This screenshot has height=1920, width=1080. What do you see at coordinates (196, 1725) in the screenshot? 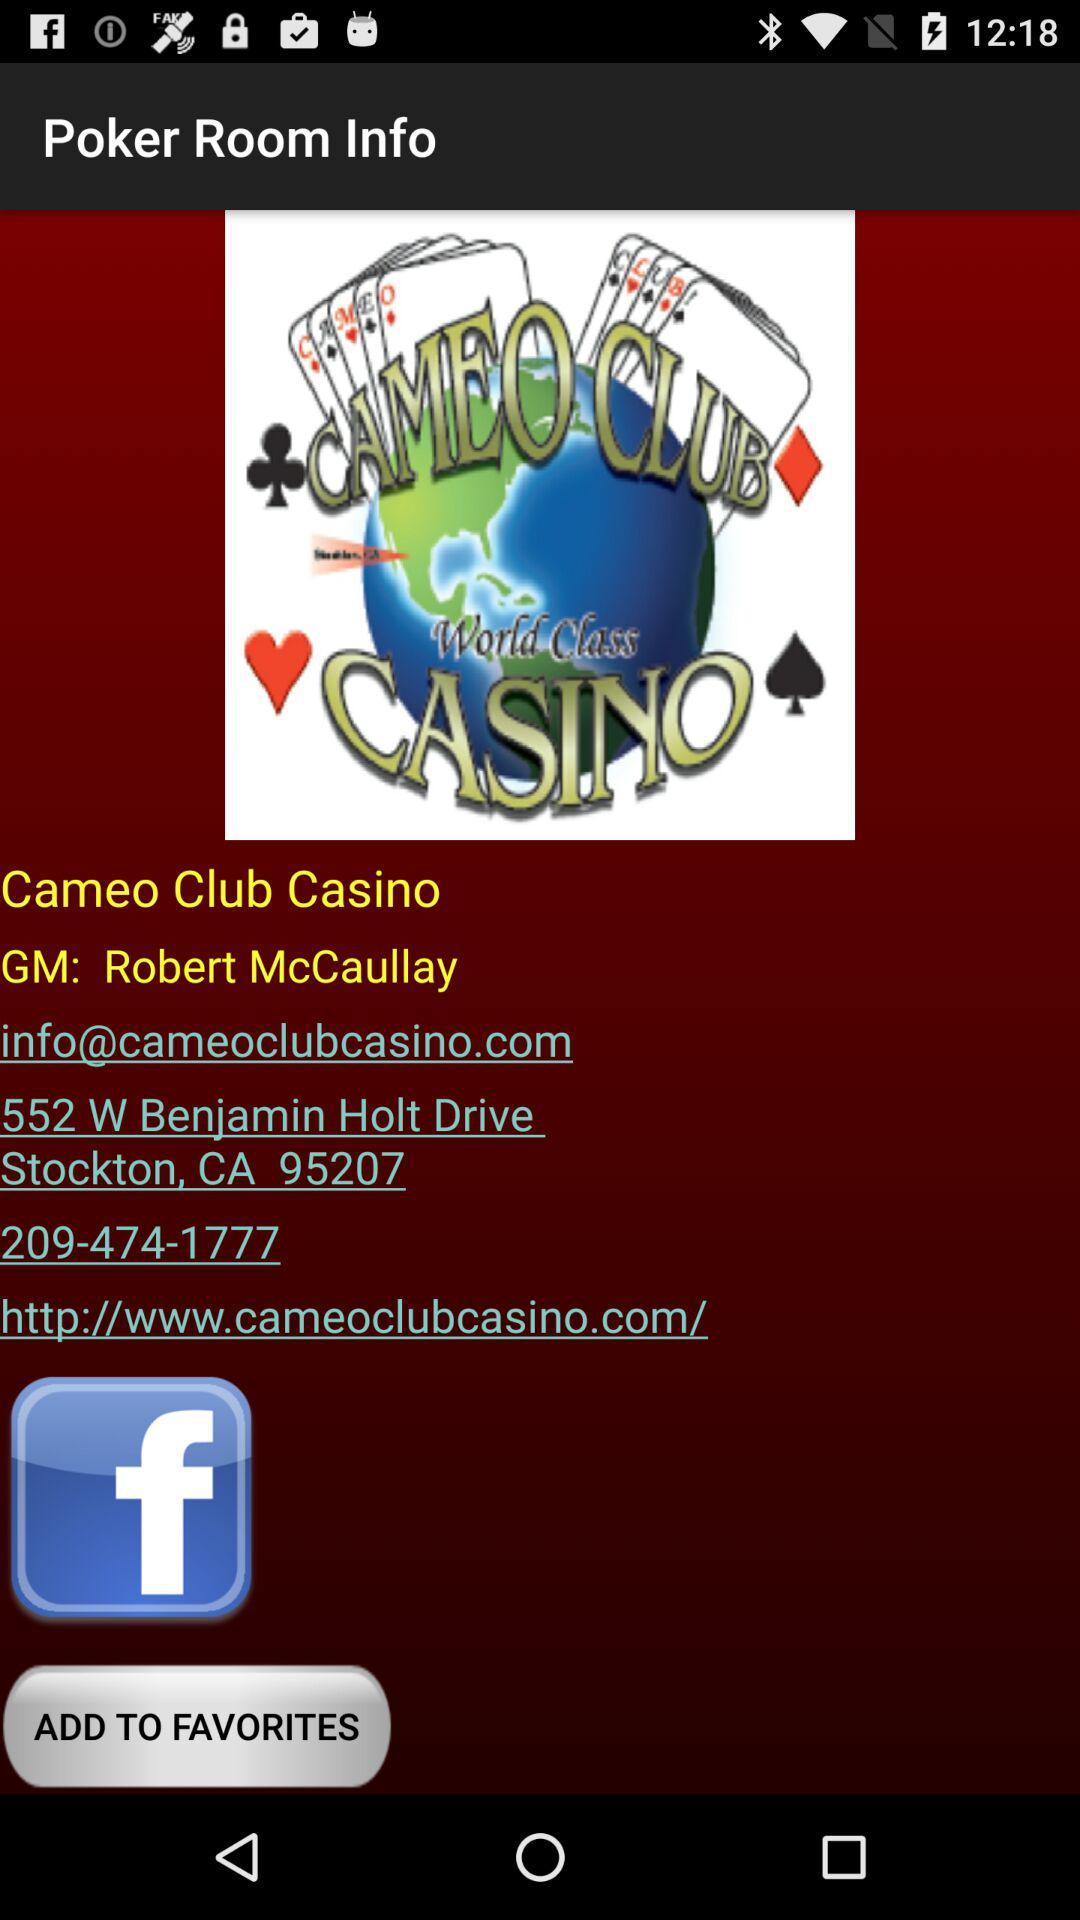
I see `the add to favorites icon` at bounding box center [196, 1725].